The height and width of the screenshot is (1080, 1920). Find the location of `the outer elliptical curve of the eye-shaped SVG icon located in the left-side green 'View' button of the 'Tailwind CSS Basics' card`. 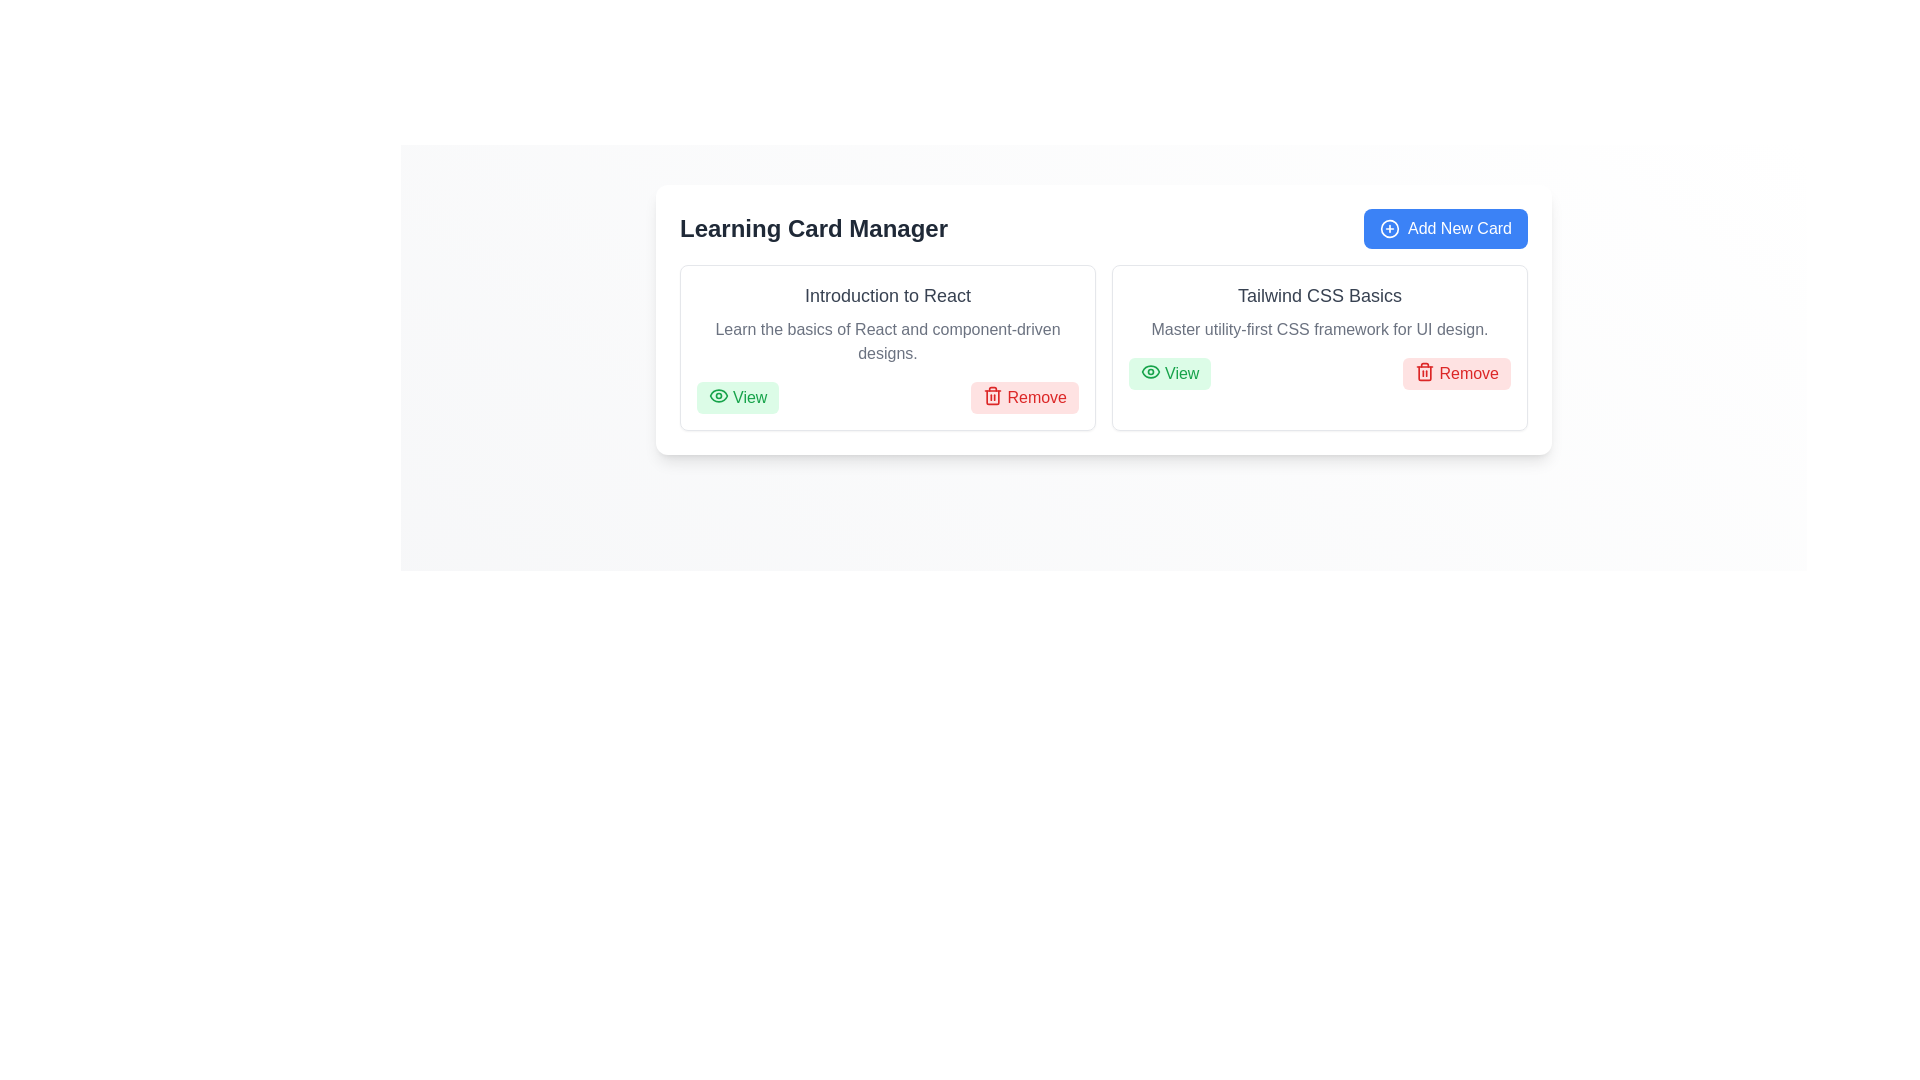

the outer elliptical curve of the eye-shaped SVG icon located in the left-side green 'View' button of the 'Tailwind CSS Basics' card is located at coordinates (1151, 371).